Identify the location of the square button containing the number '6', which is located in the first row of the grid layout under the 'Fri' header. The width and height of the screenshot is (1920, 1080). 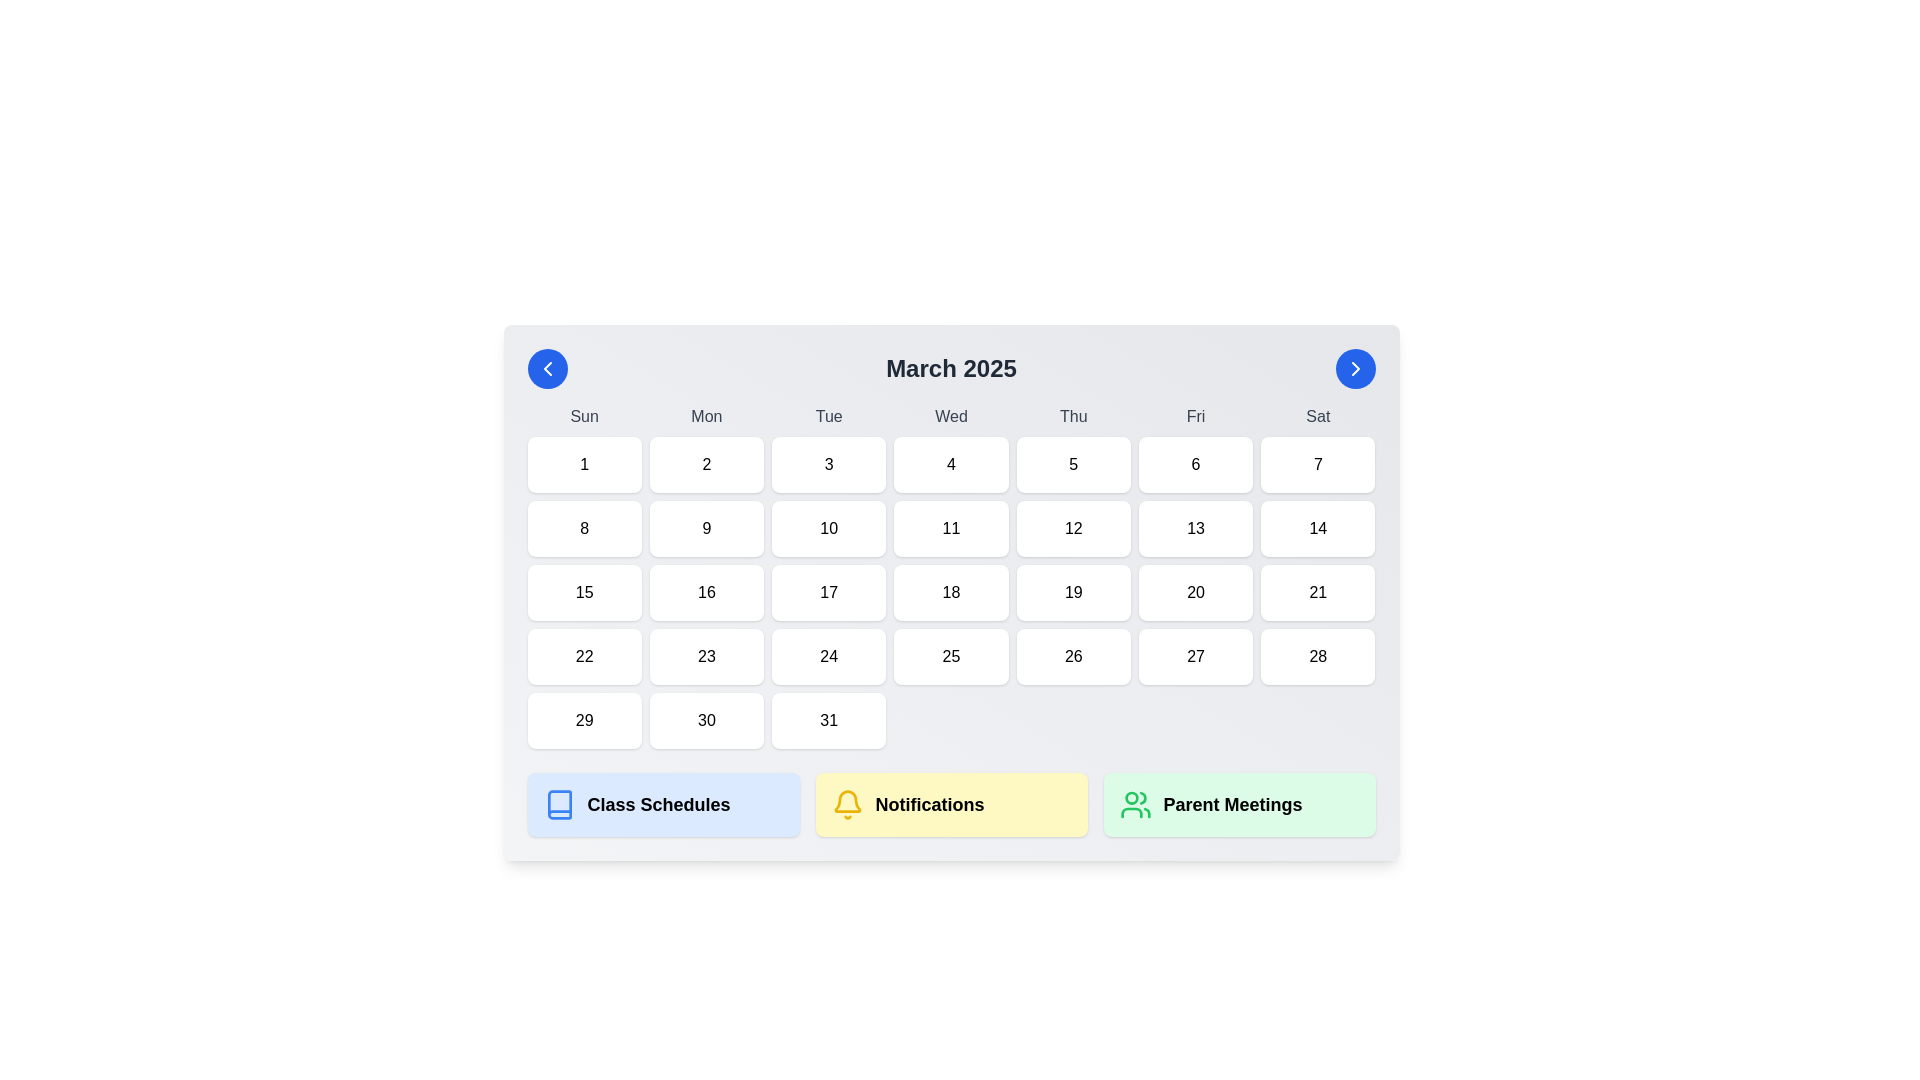
(1195, 465).